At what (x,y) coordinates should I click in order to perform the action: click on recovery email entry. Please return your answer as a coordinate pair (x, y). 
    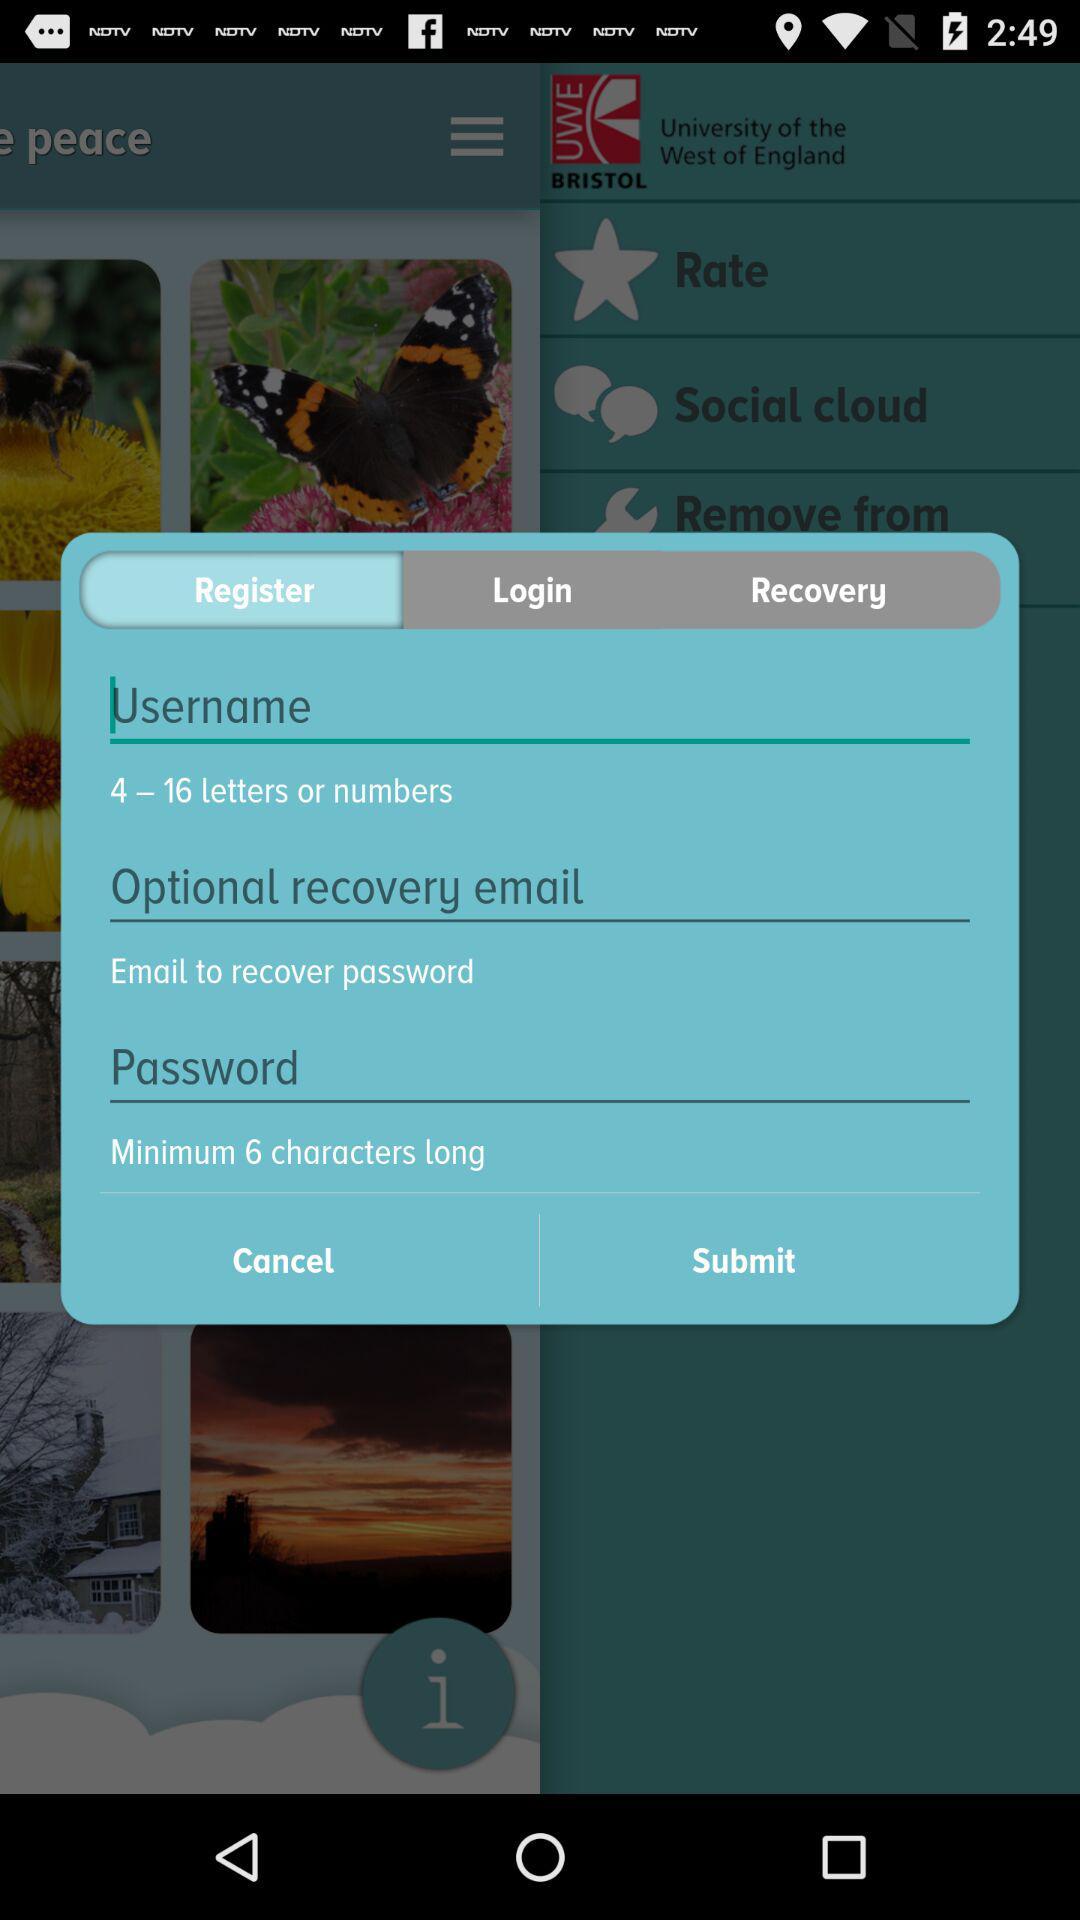
    Looking at the image, I should click on (540, 885).